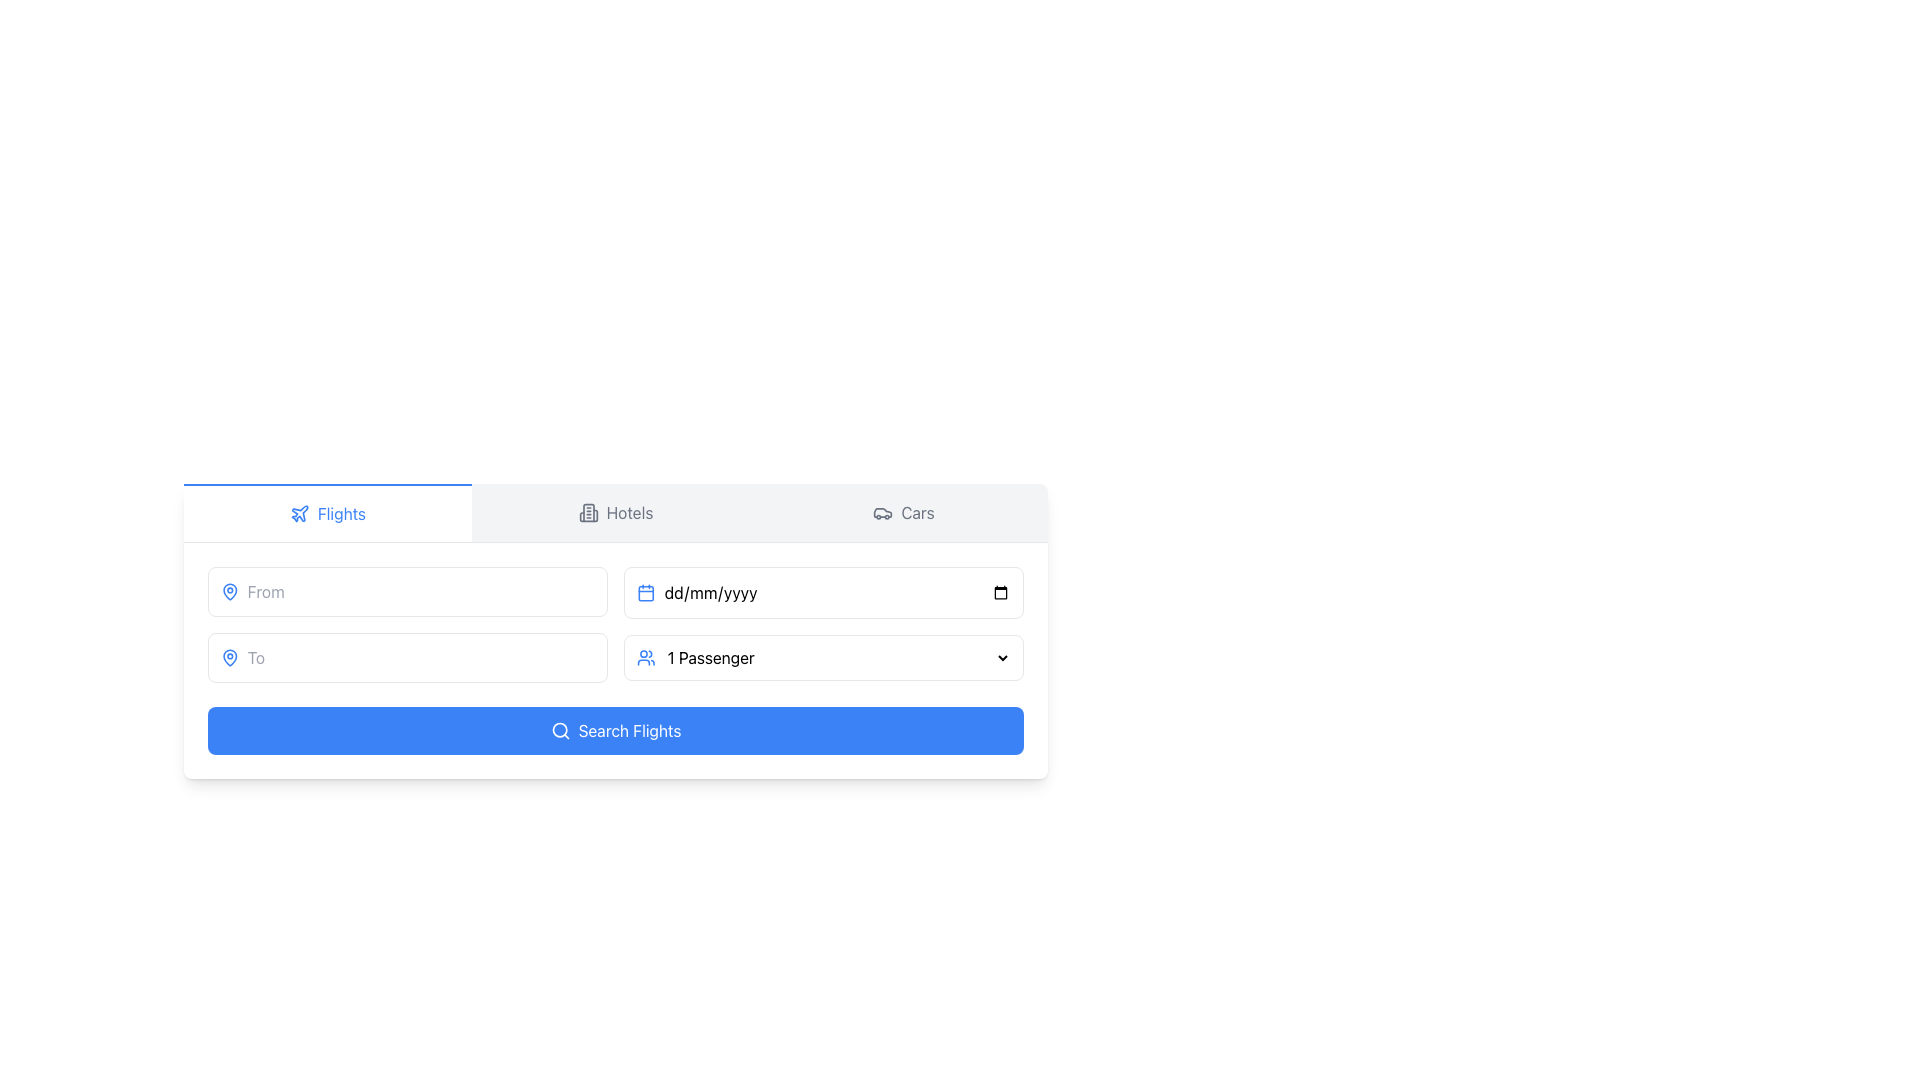 The height and width of the screenshot is (1080, 1920). I want to click on the 'Search Flights' button, which is a rectangular button with rounded corners, blue background, and white text, located at the bottom of the flight search form, so click(614, 731).